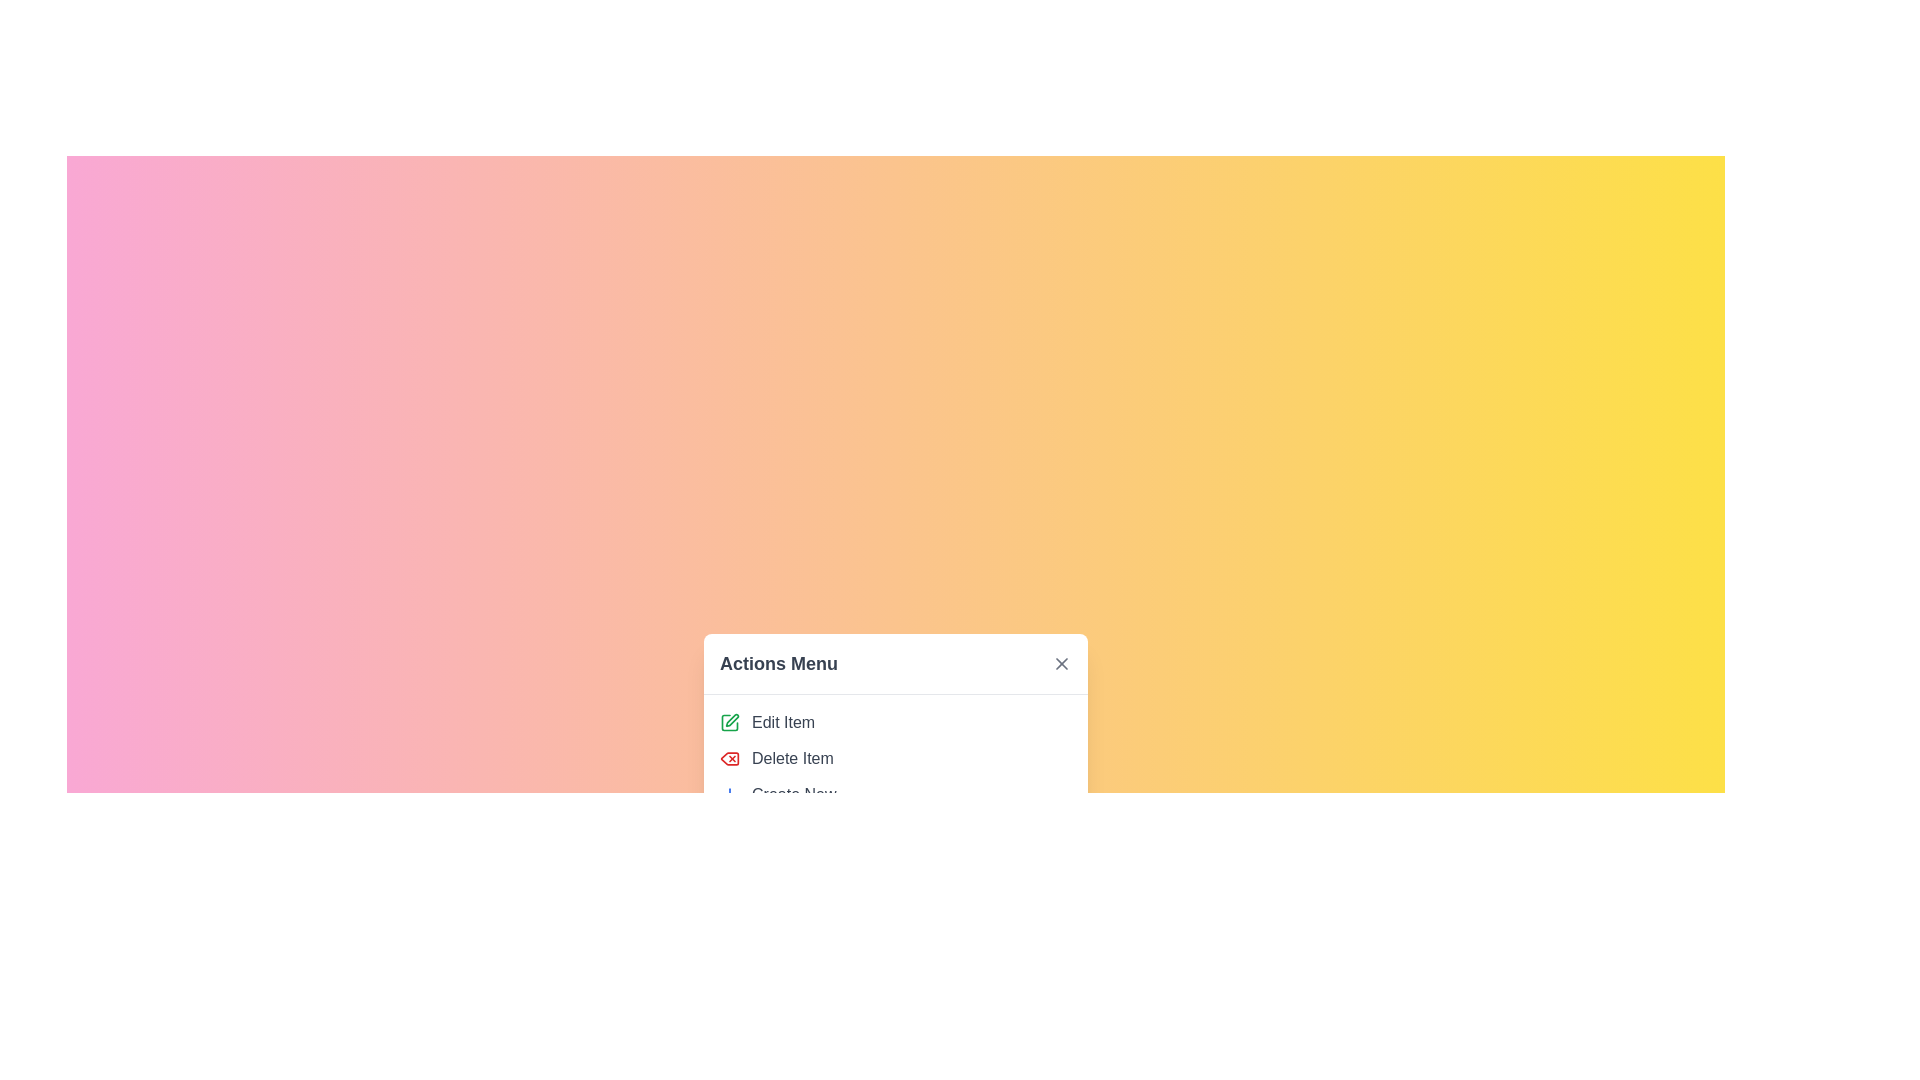 The image size is (1920, 1080). Describe the element at coordinates (728, 758) in the screenshot. I see `the 'Delete Item' icon button, which is the second item in the vertical list of actions` at that location.